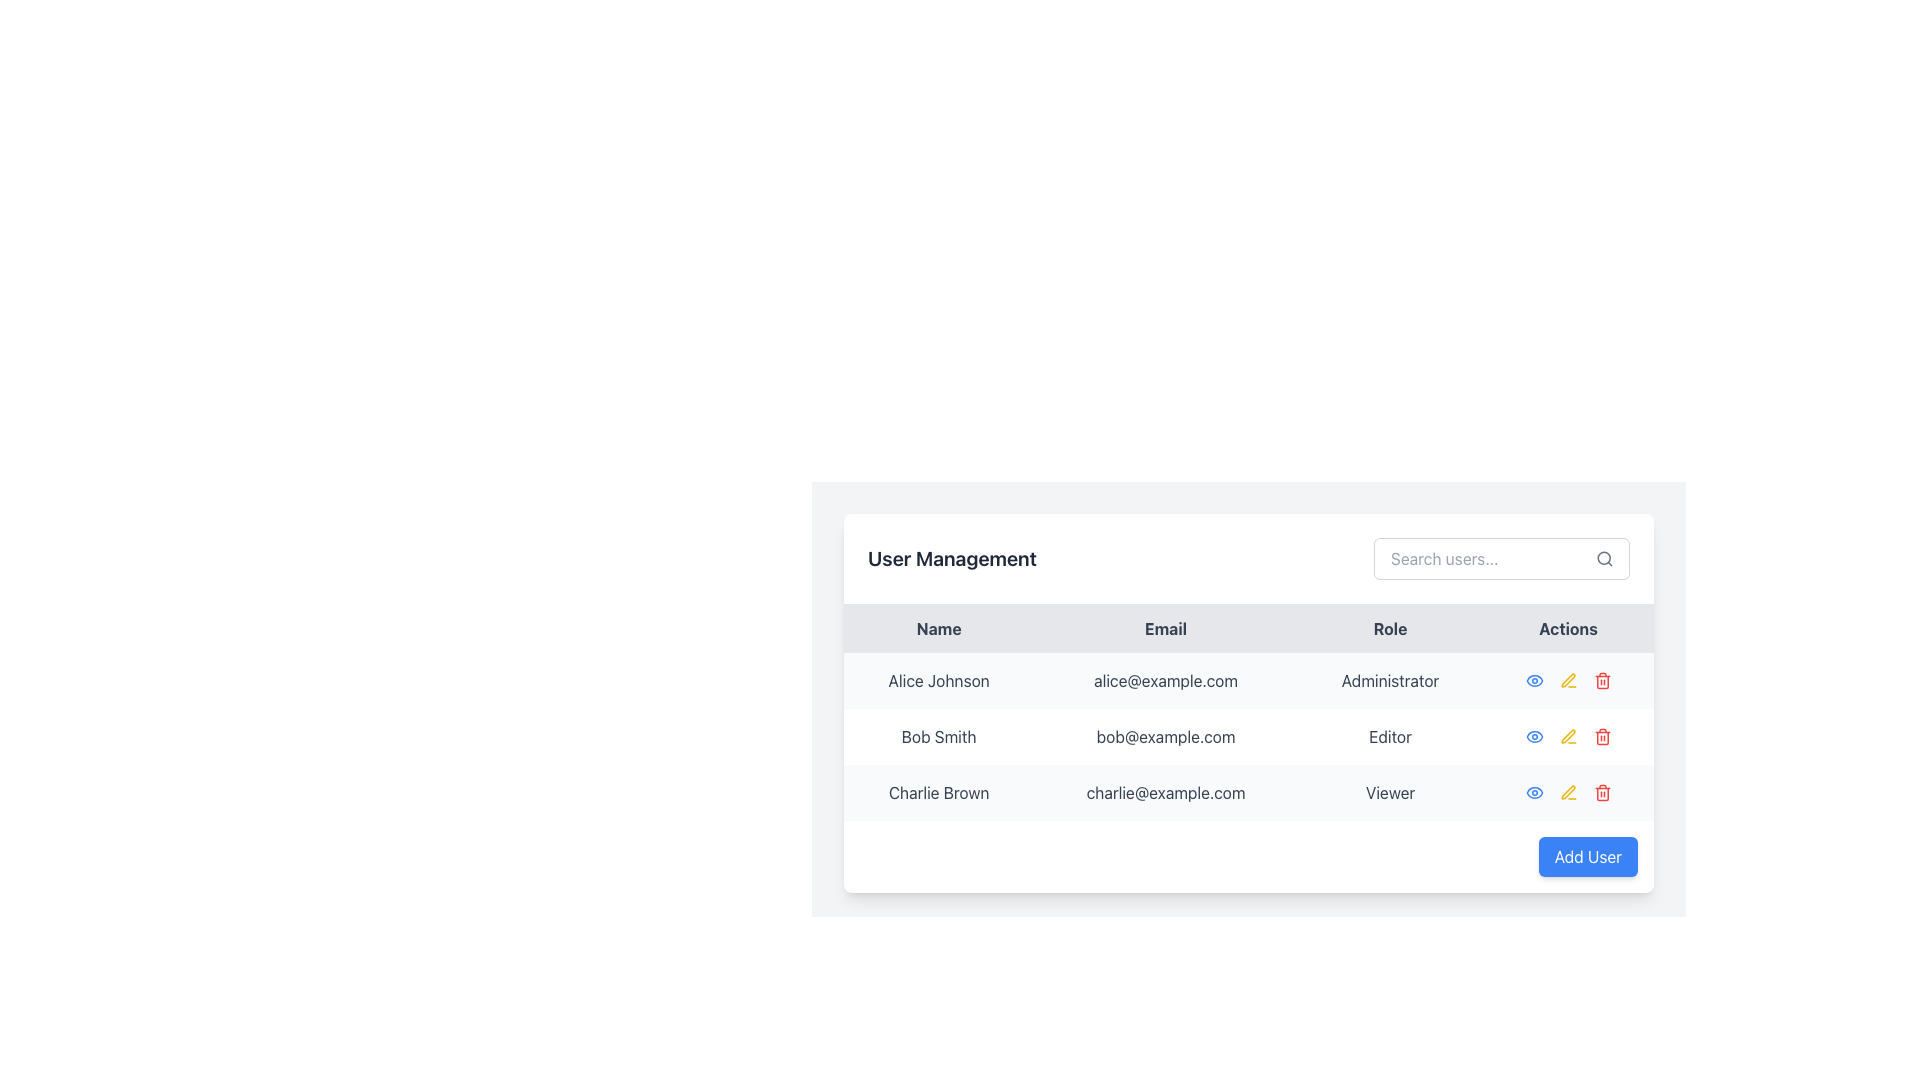 The height and width of the screenshot is (1080, 1920). I want to click on the view action icon associated with Bob Smith located in the 'Actions' column of the second row, so click(1533, 736).